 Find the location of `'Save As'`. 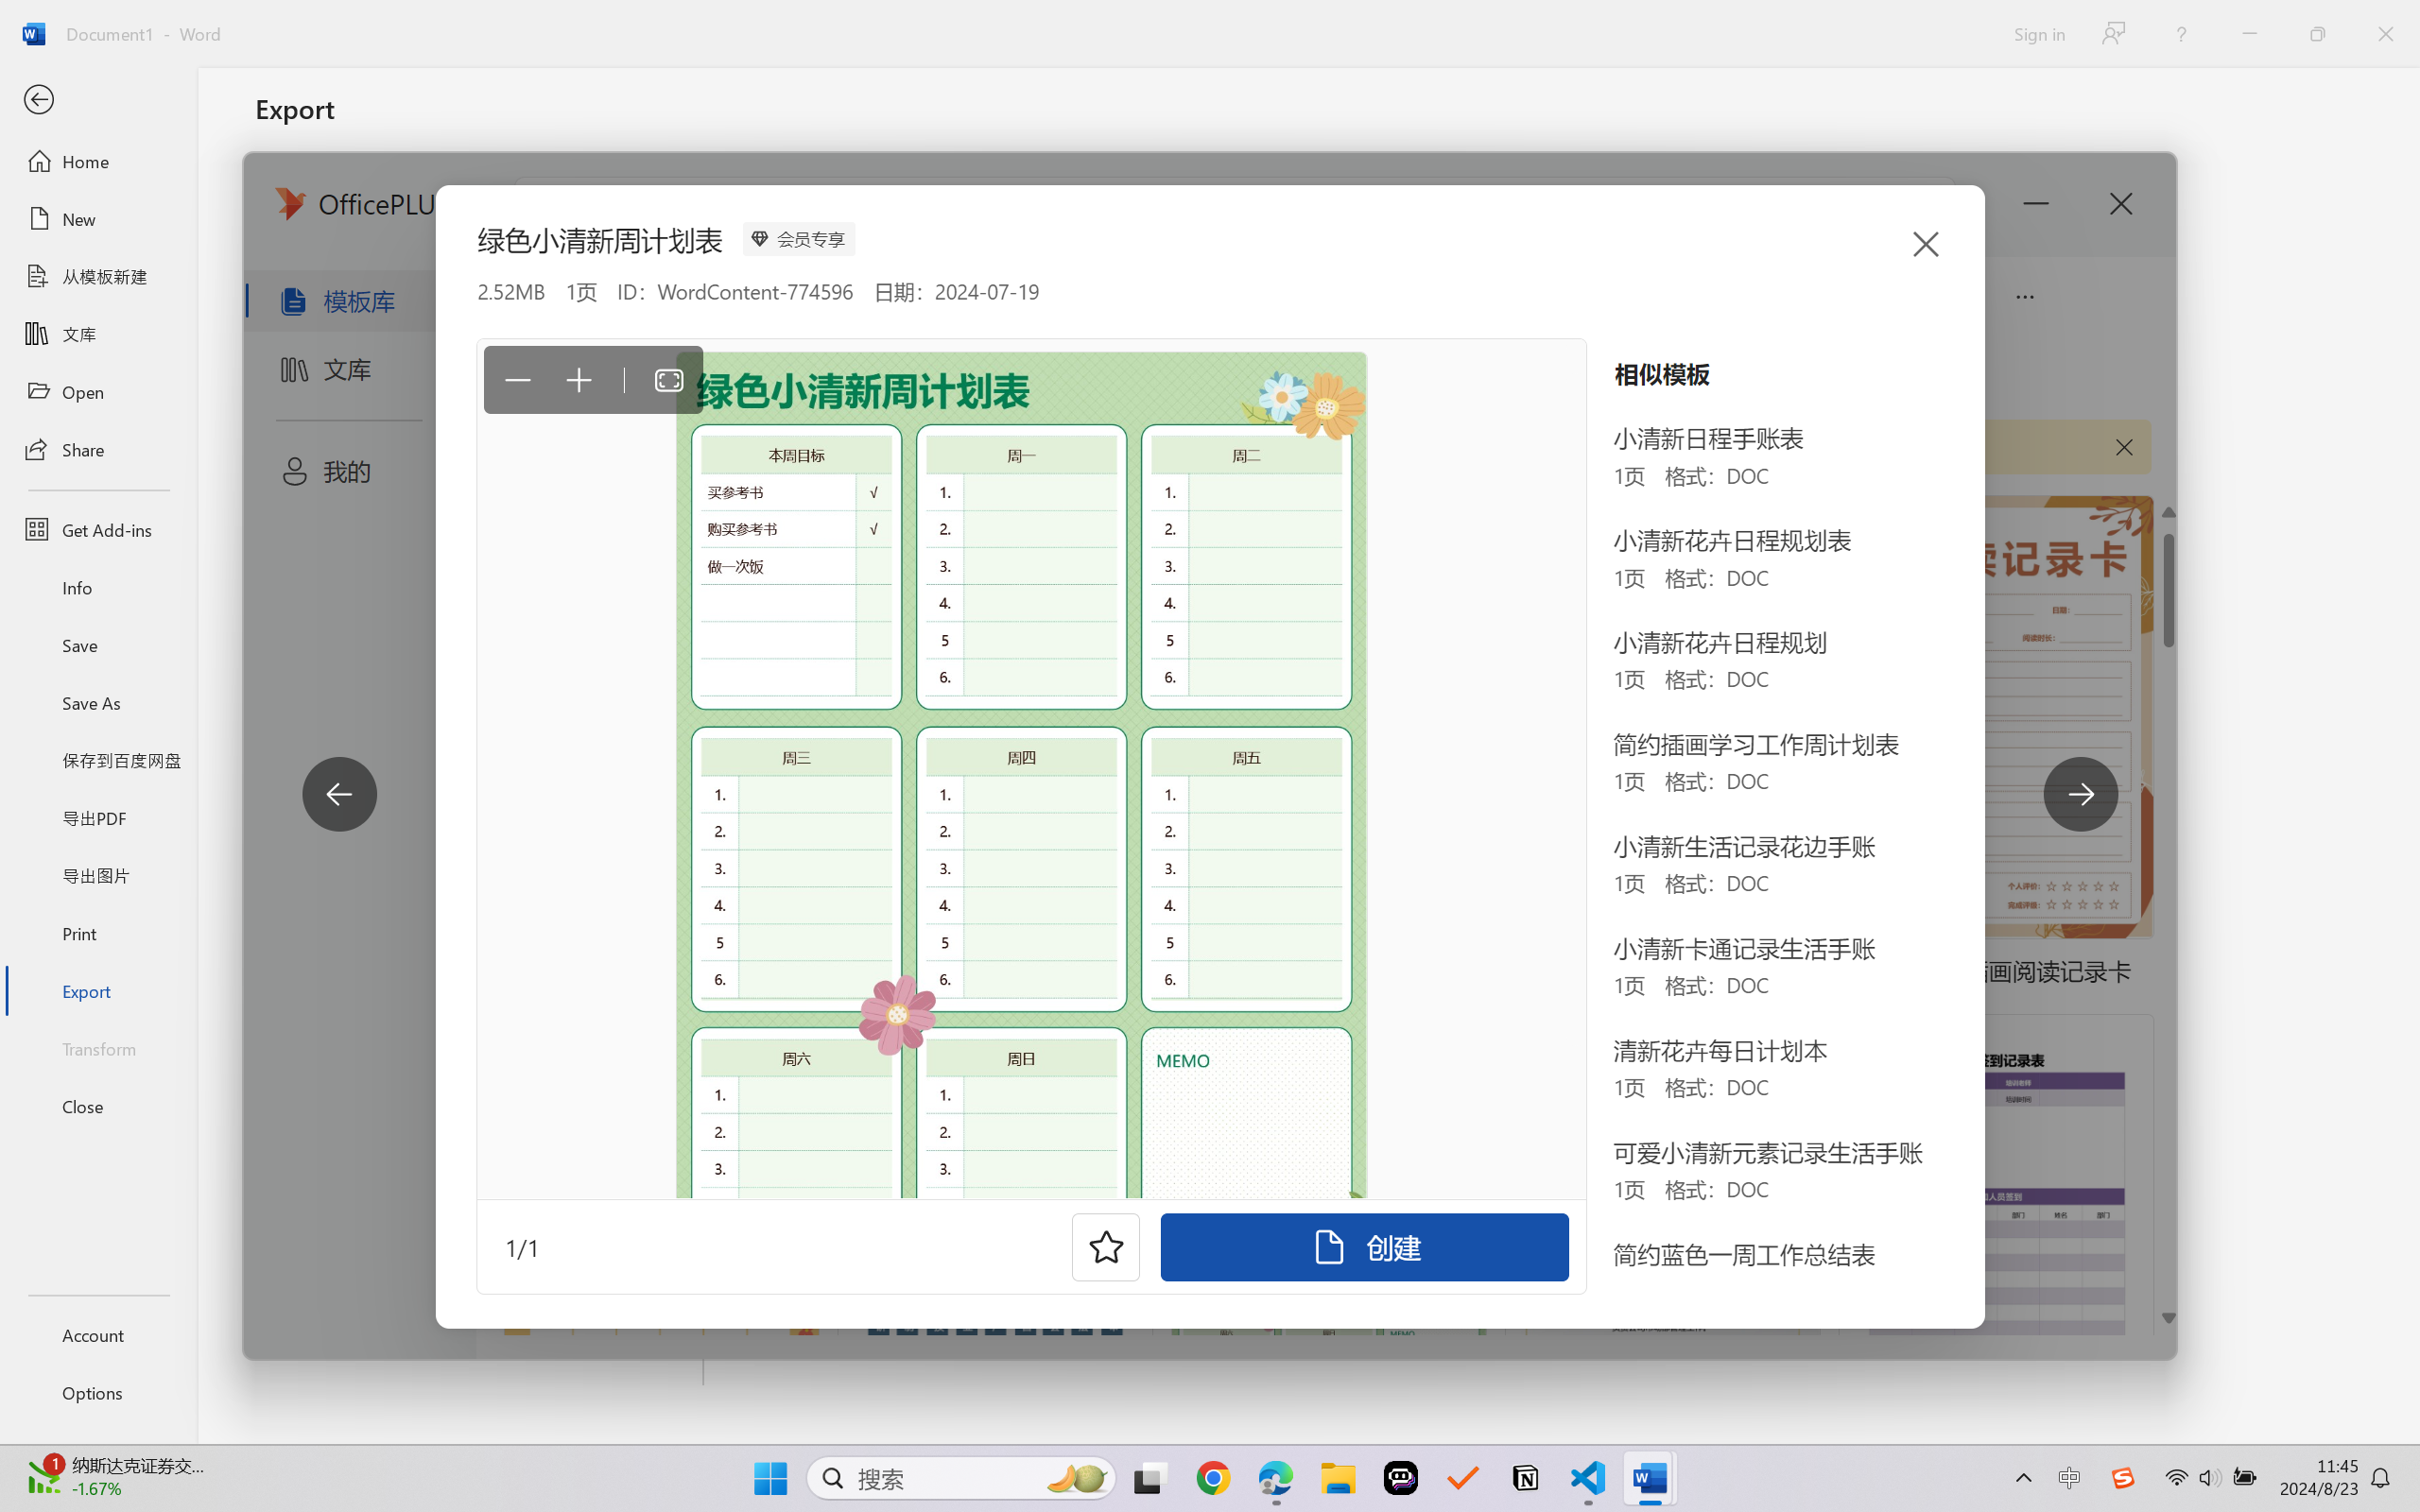

'Save As' is located at coordinates (97, 702).